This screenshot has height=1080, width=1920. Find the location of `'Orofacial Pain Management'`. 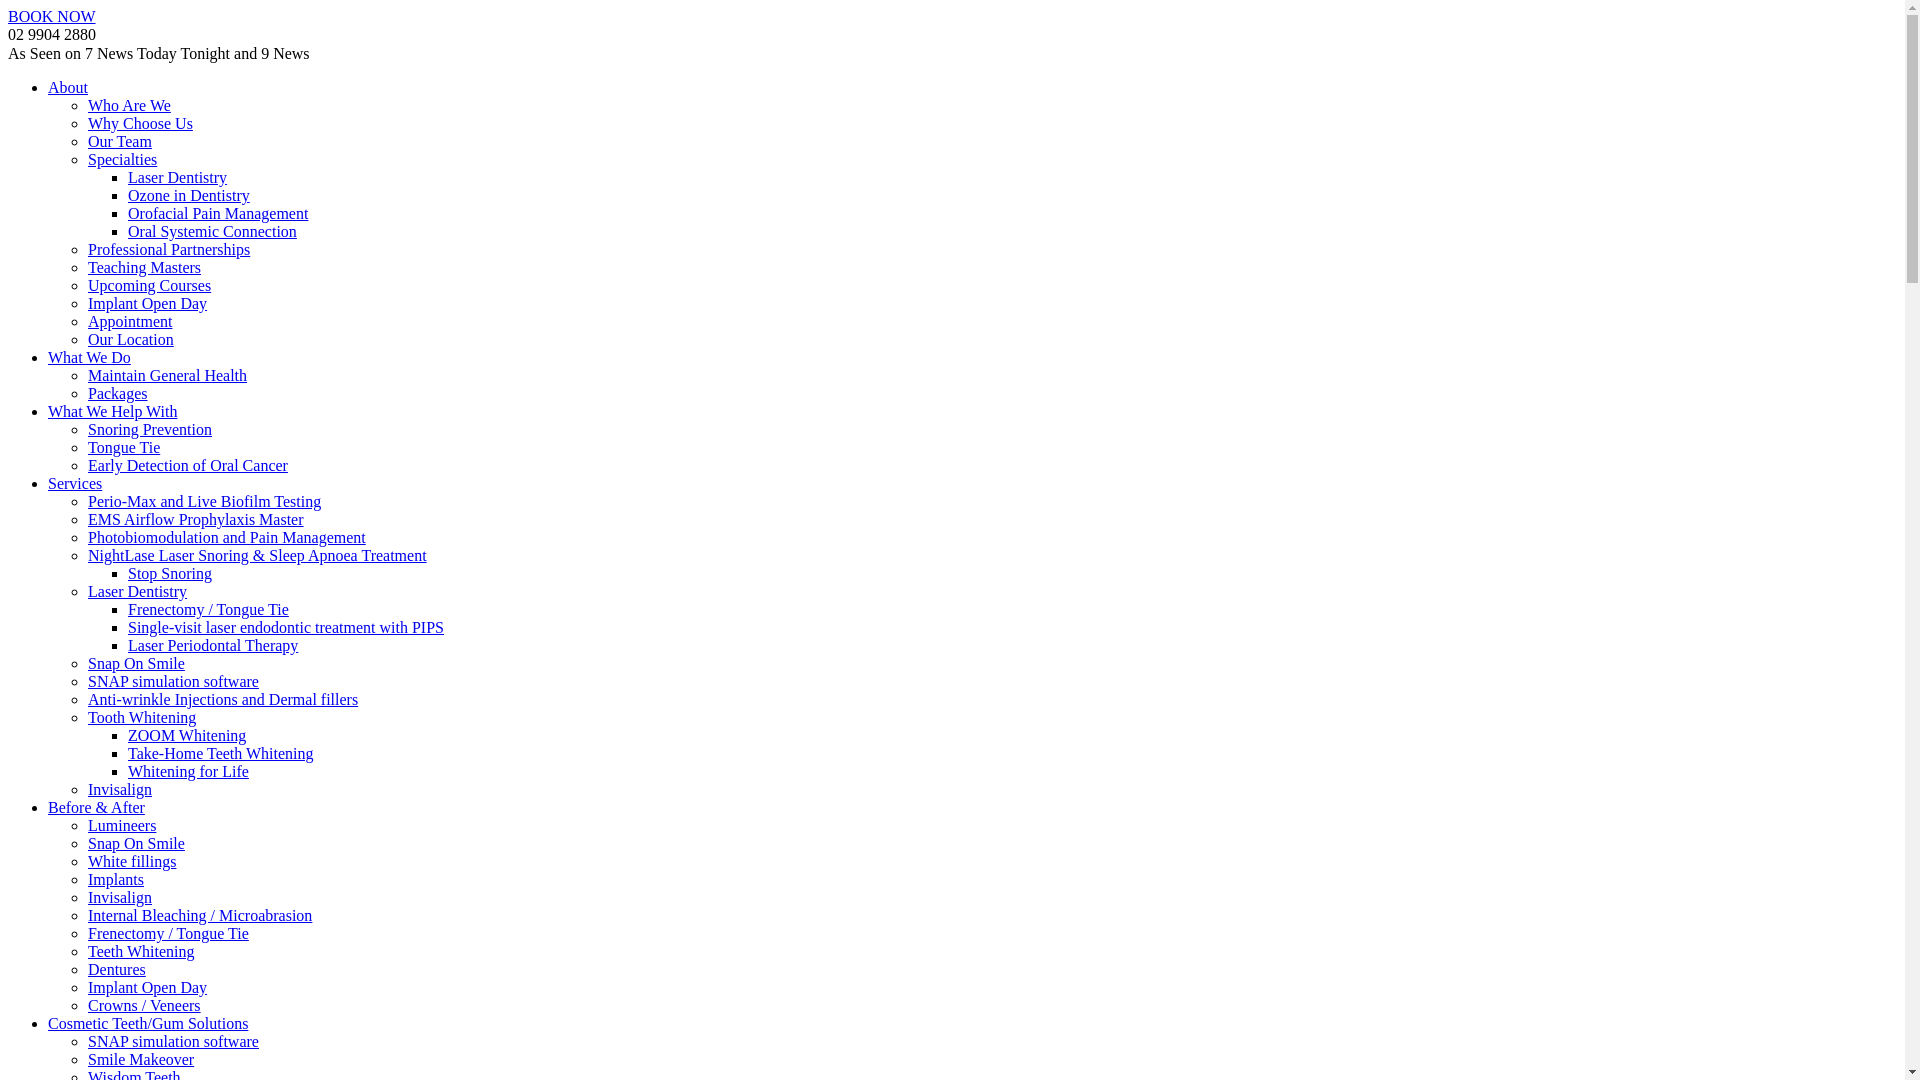

'Orofacial Pain Management' is located at coordinates (217, 213).